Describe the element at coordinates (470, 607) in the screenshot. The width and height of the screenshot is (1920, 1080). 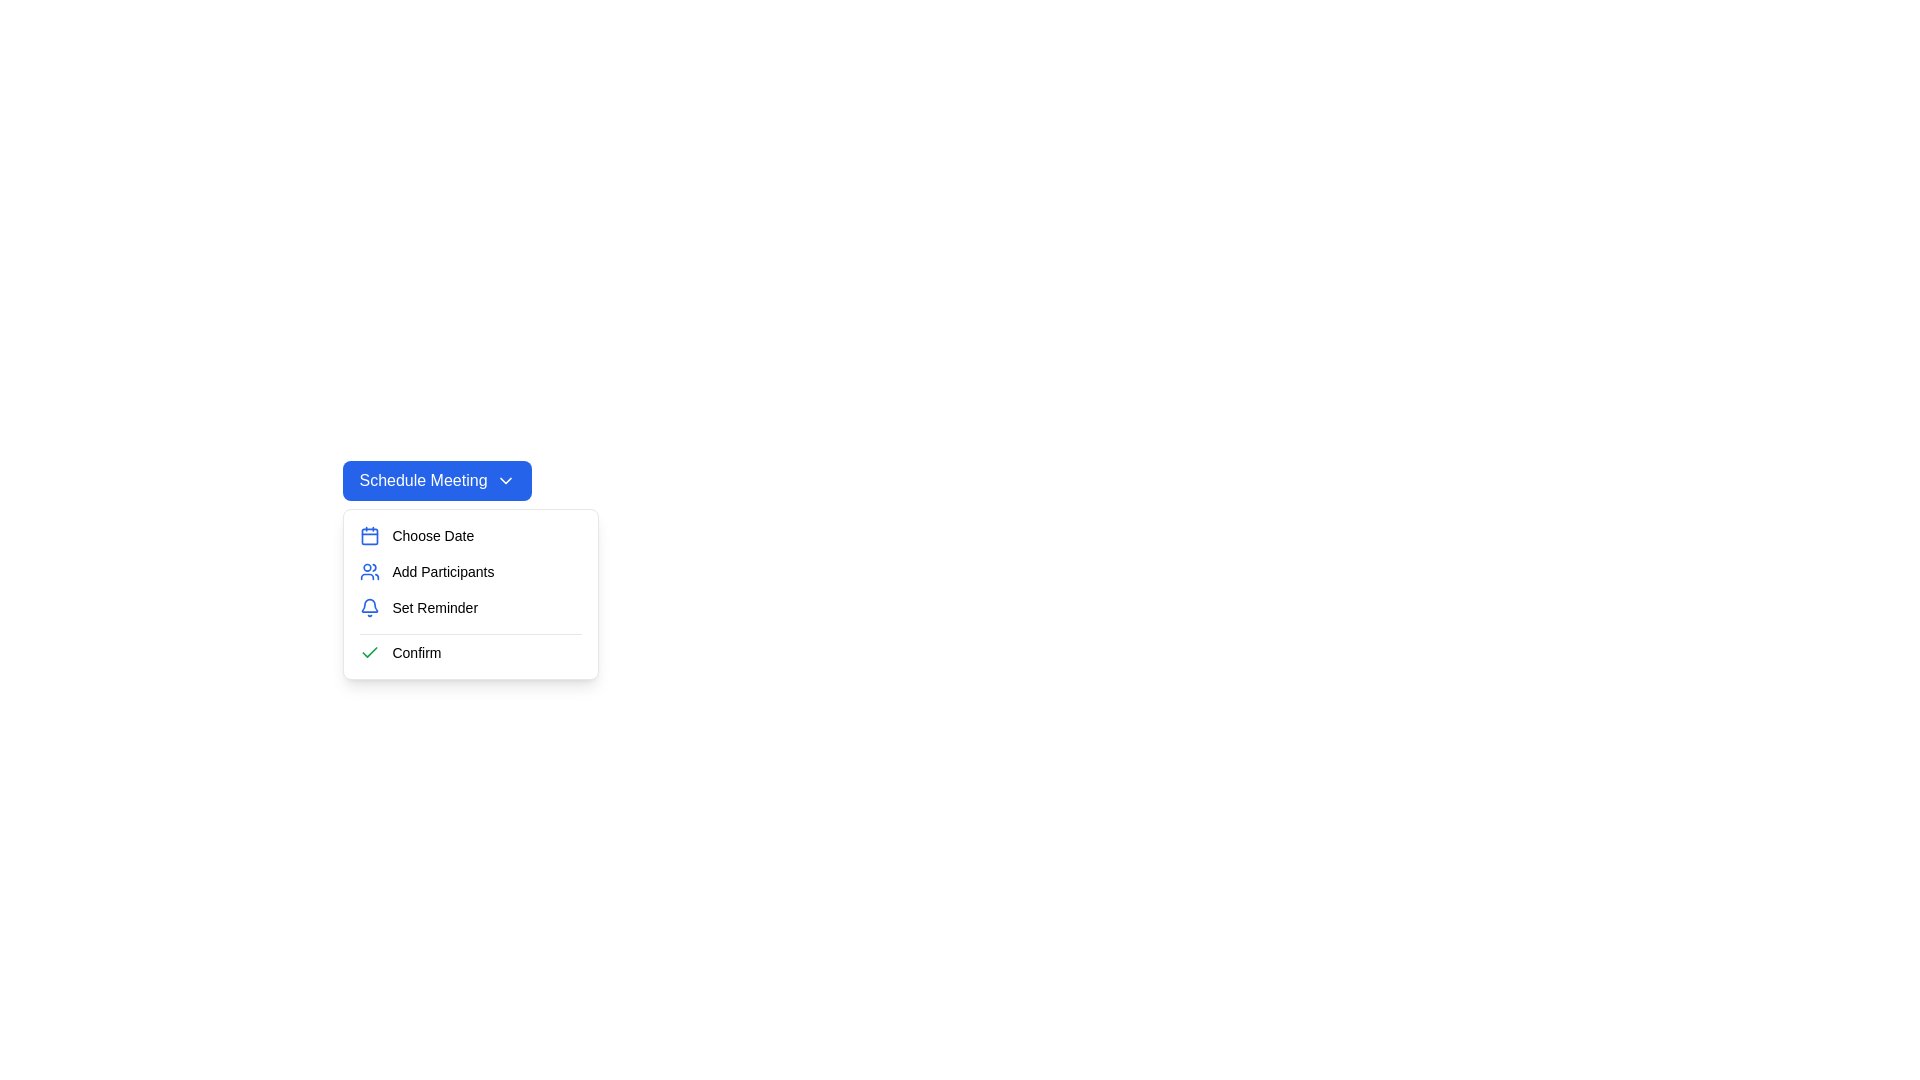
I see `the 'Set Reminder' menu item, which is the third item in the vertical menu list under the header 'Schedule Meeting', positioned below 'Add Participants' and above 'Confirm'` at that location.